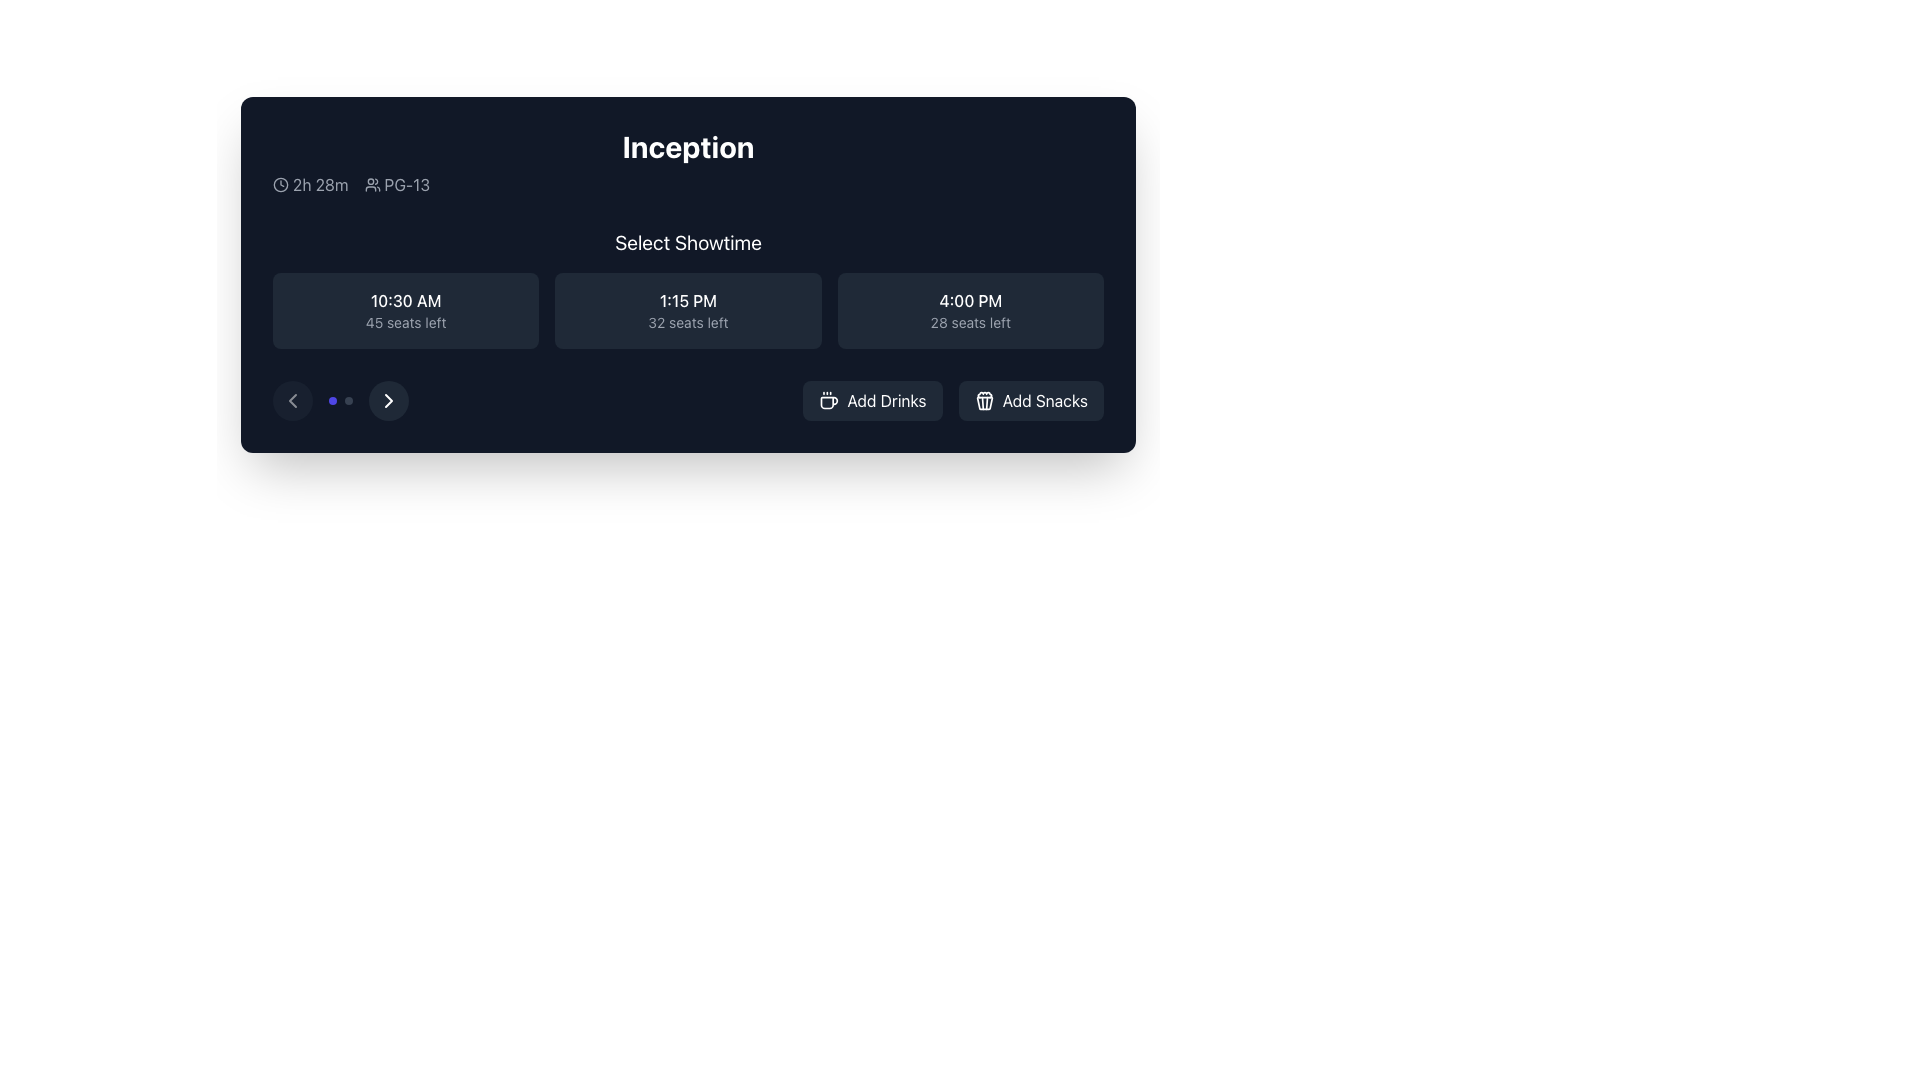 The height and width of the screenshot is (1080, 1920). Describe the element at coordinates (829, 403) in the screenshot. I see `the beverage indicator icon located at the bottom-left corner of the UI` at that location.